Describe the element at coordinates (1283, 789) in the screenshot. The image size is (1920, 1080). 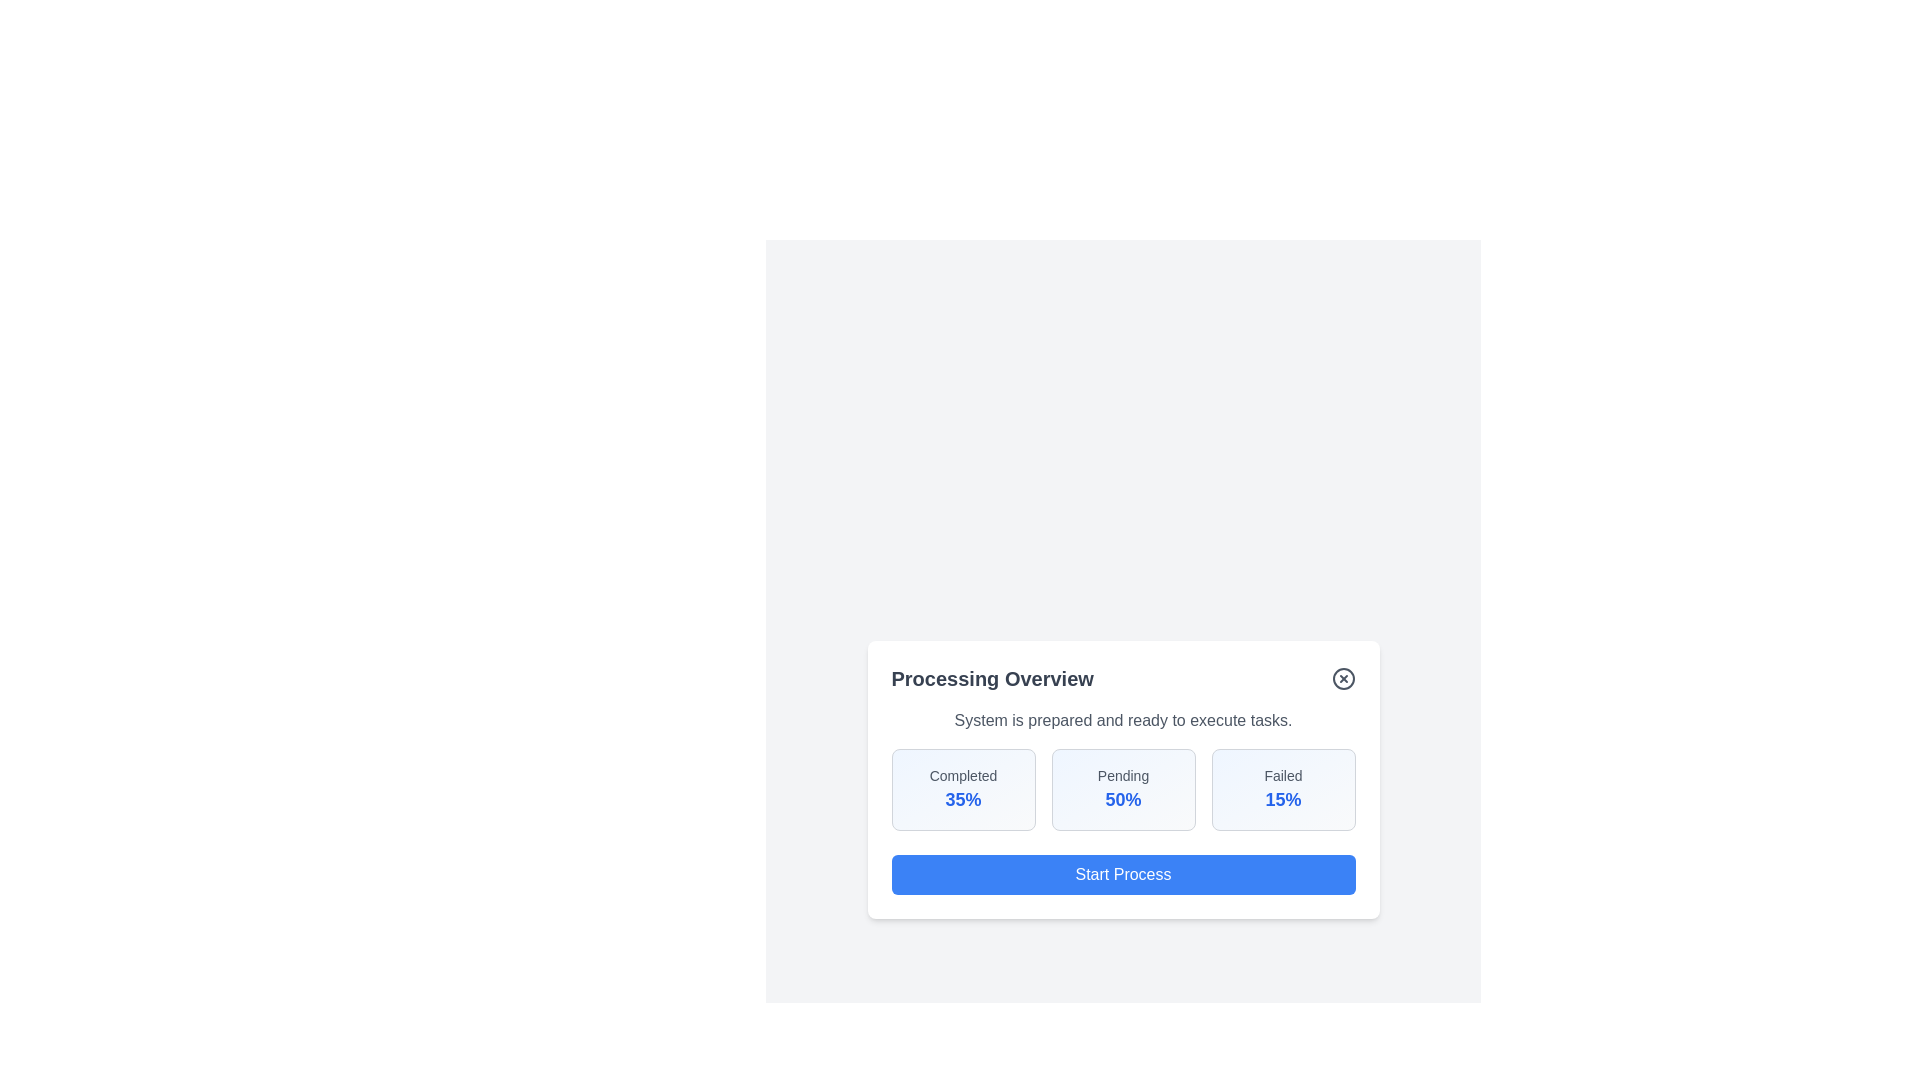
I see `the statistic box labeled 'Failed' to analyze its content` at that location.